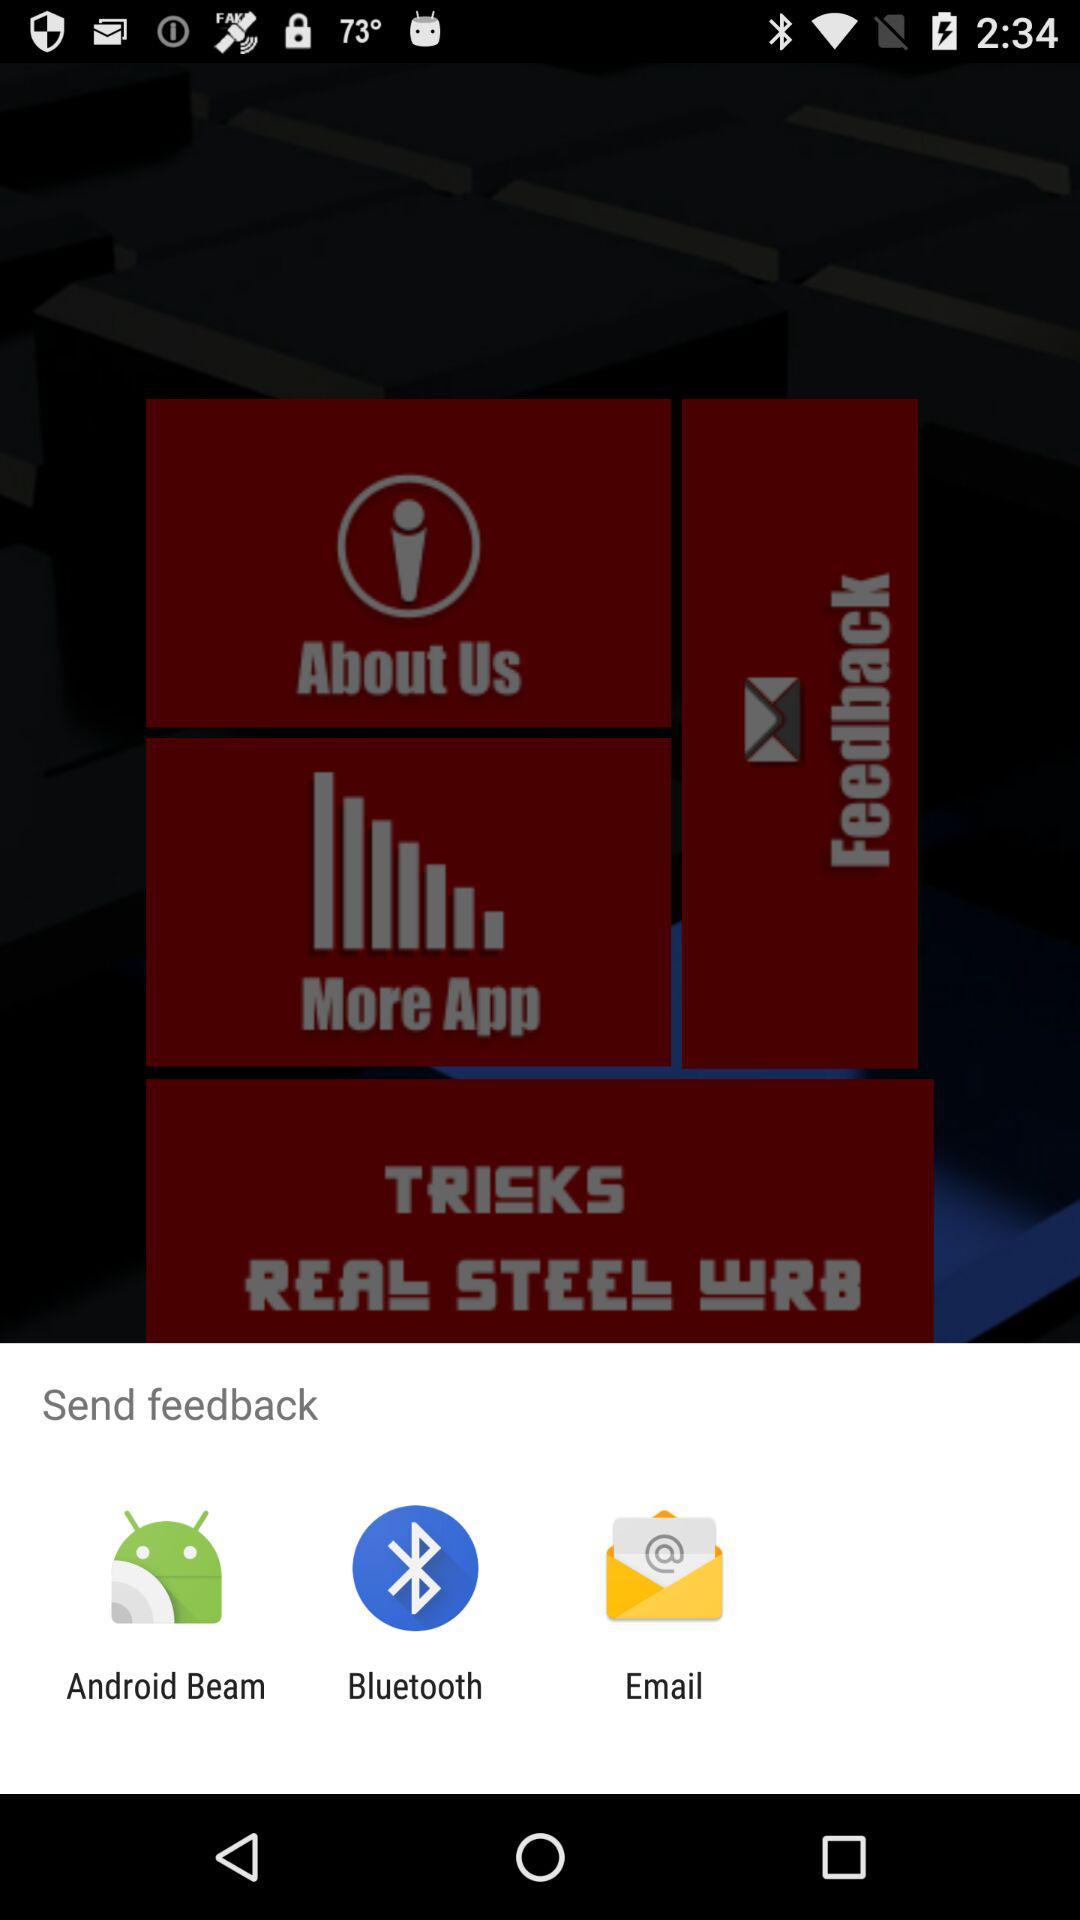 The width and height of the screenshot is (1080, 1920). Describe the element at coordinates (664, 1705) in the screenshot. I see `icon next to bluetooth app` at that location.